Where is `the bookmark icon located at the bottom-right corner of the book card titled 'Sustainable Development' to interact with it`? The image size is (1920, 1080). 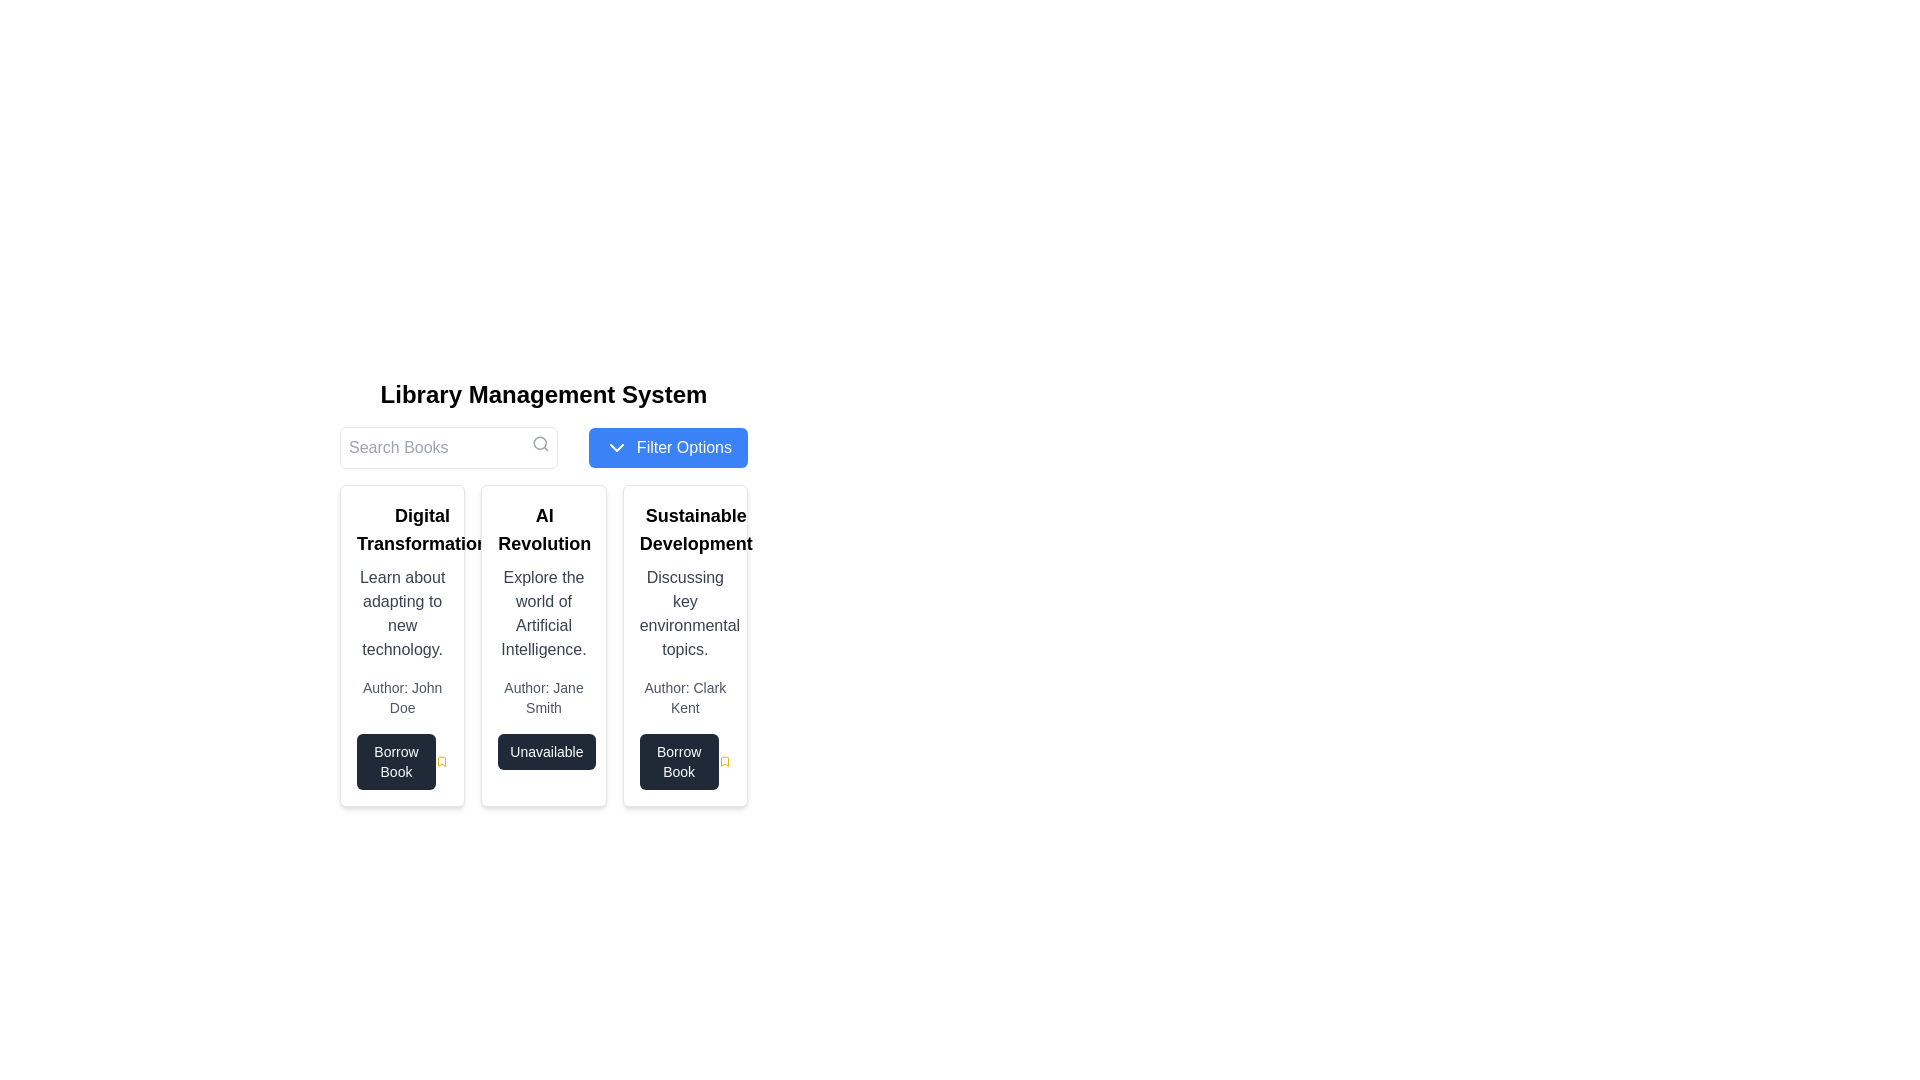 the bookmark icon located at the bottom-right corner of the book card titled 'Sustainable Development' to interact with it is located at coordinates (723, 762).